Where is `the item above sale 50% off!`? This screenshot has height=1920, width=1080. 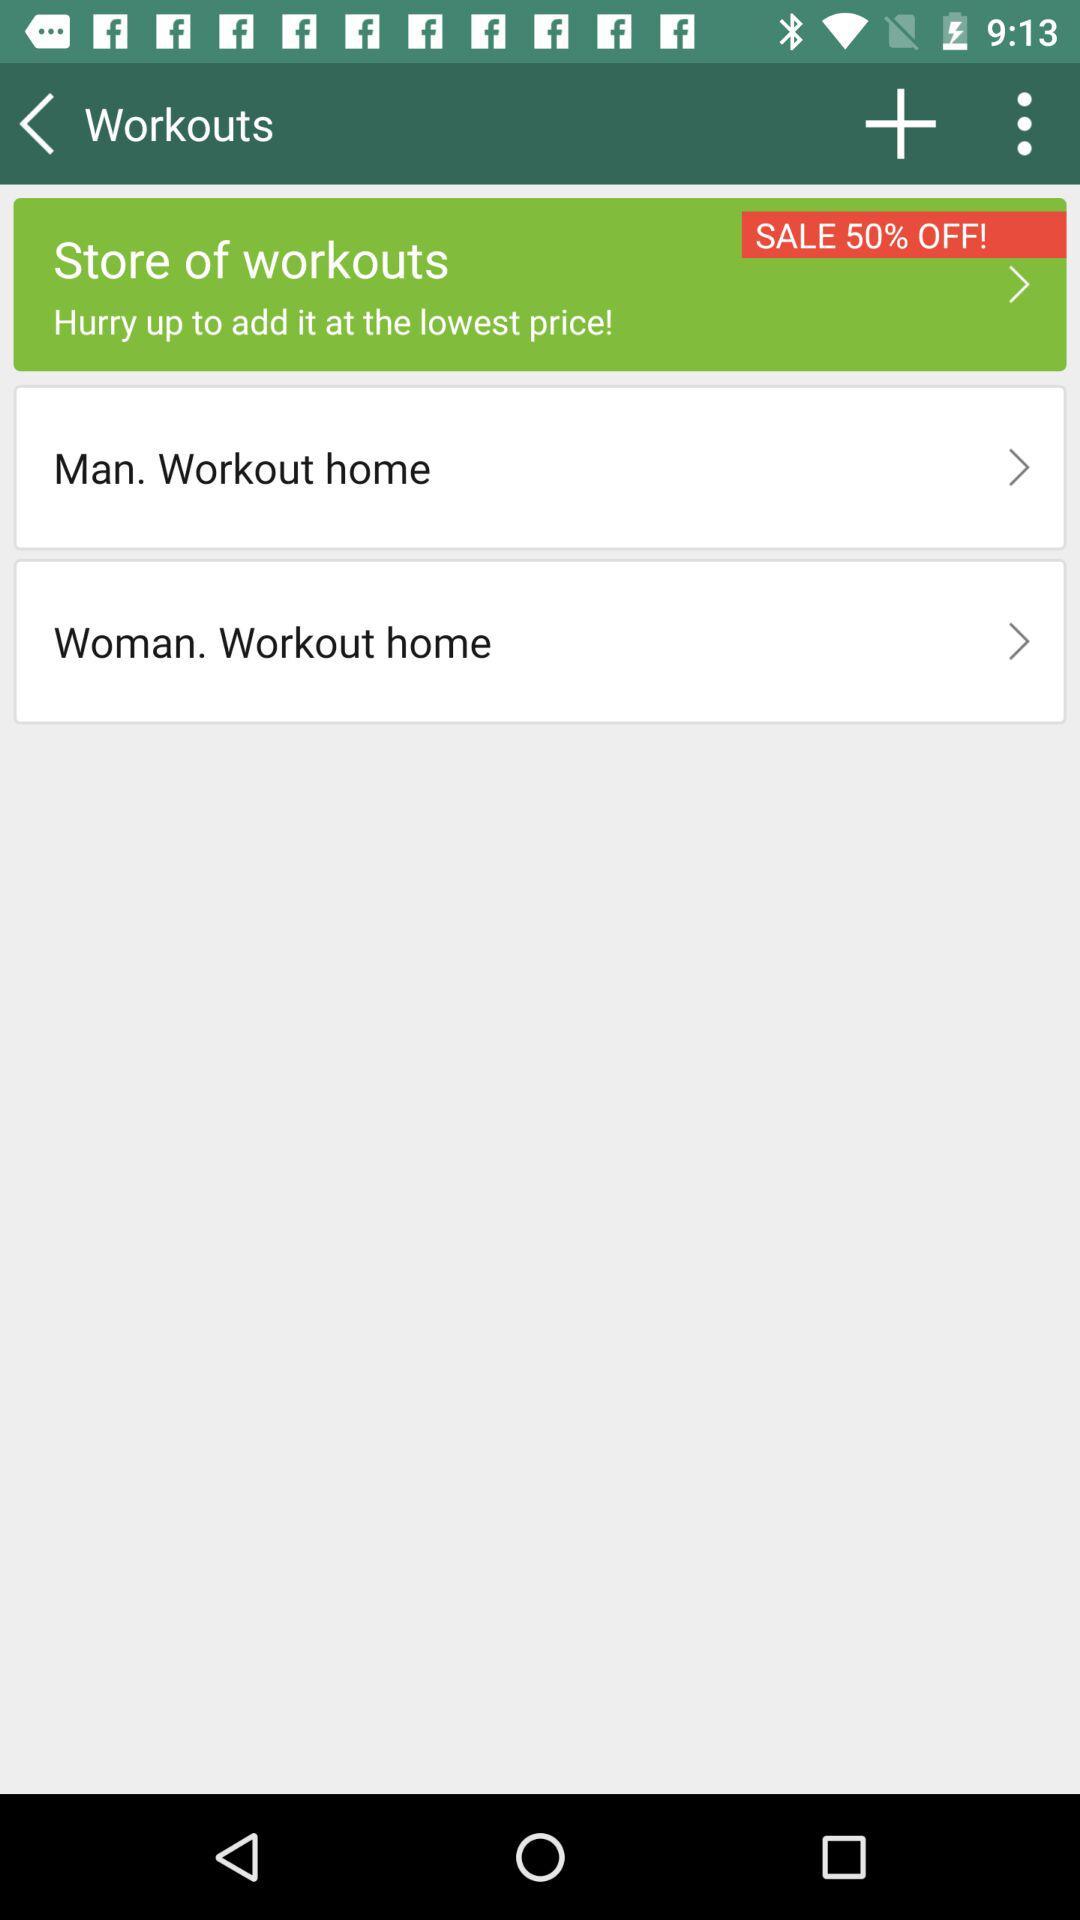 the item above sale 50% off! is located at coordinates (1031, 122).